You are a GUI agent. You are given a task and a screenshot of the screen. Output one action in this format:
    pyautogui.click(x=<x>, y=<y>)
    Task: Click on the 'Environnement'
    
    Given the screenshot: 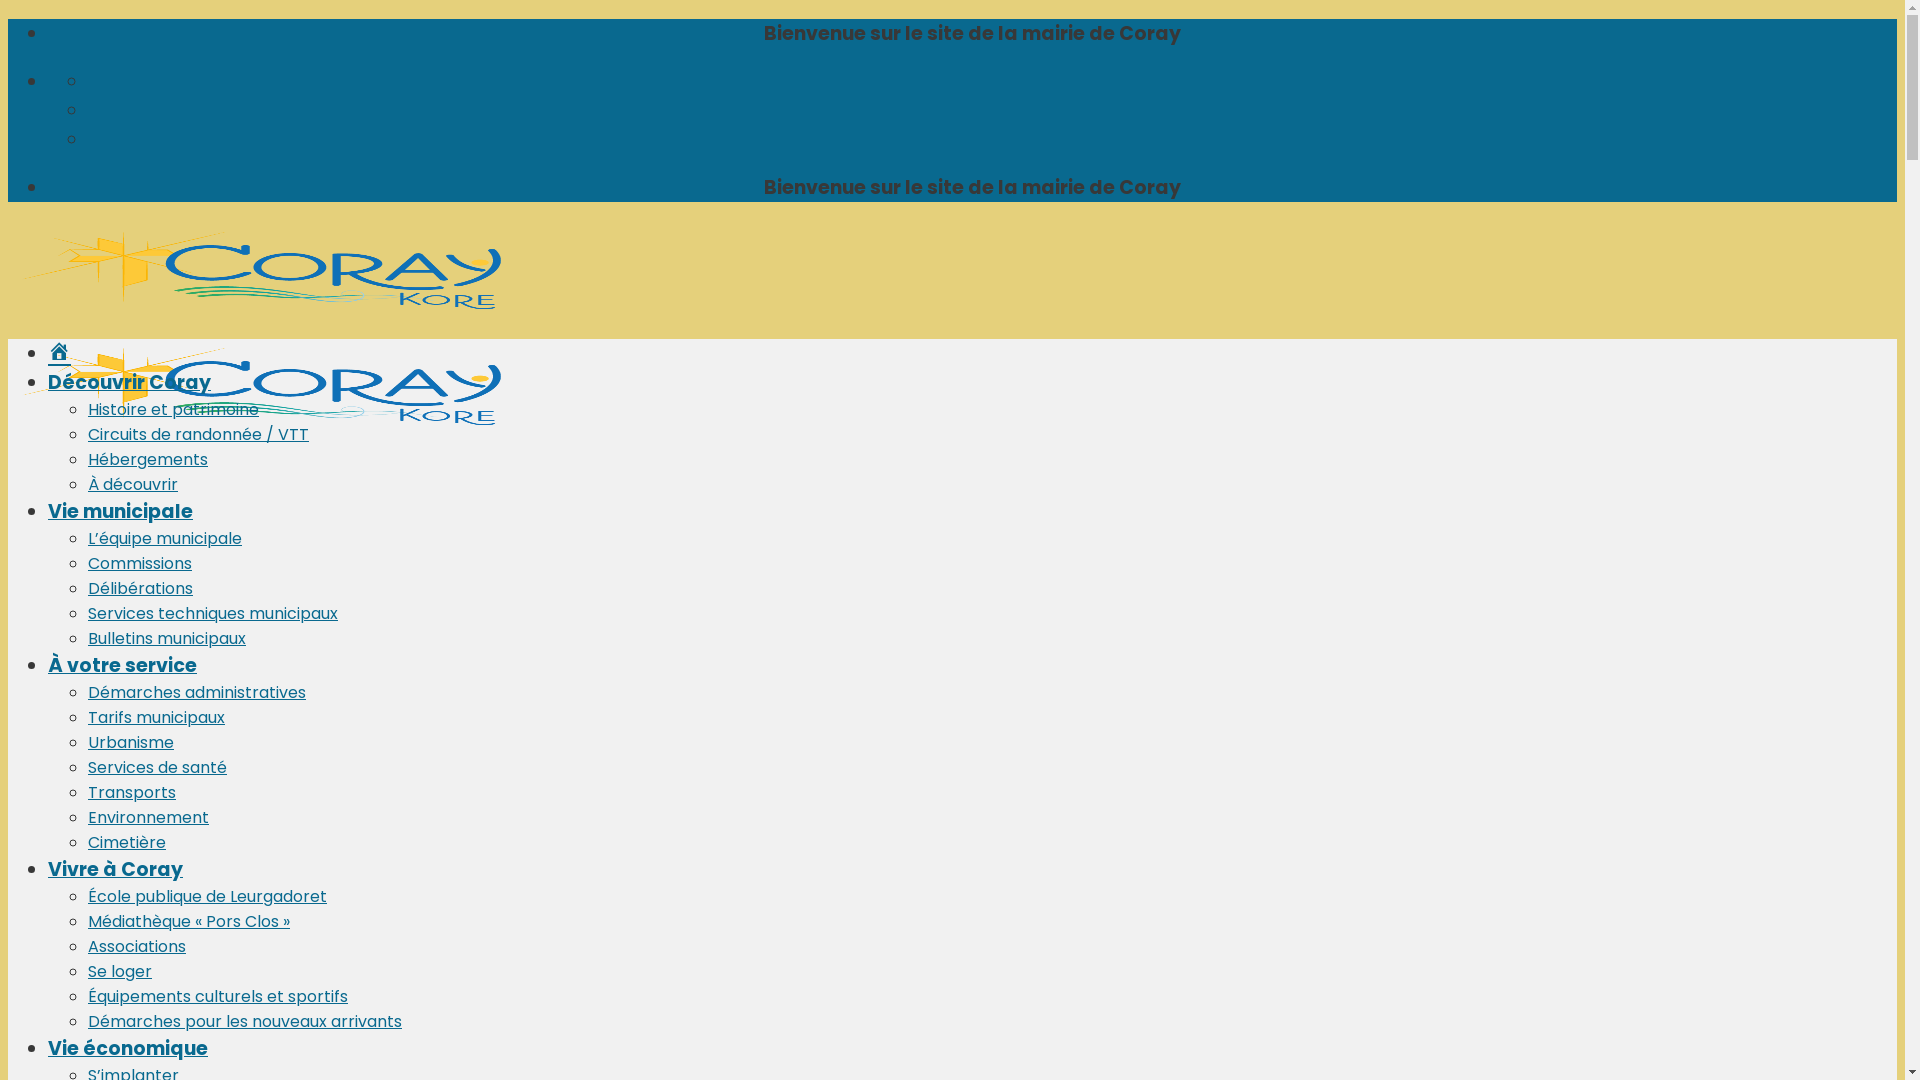 What is the action you would take?
    pyautogui.click(x=147, y=817)
    